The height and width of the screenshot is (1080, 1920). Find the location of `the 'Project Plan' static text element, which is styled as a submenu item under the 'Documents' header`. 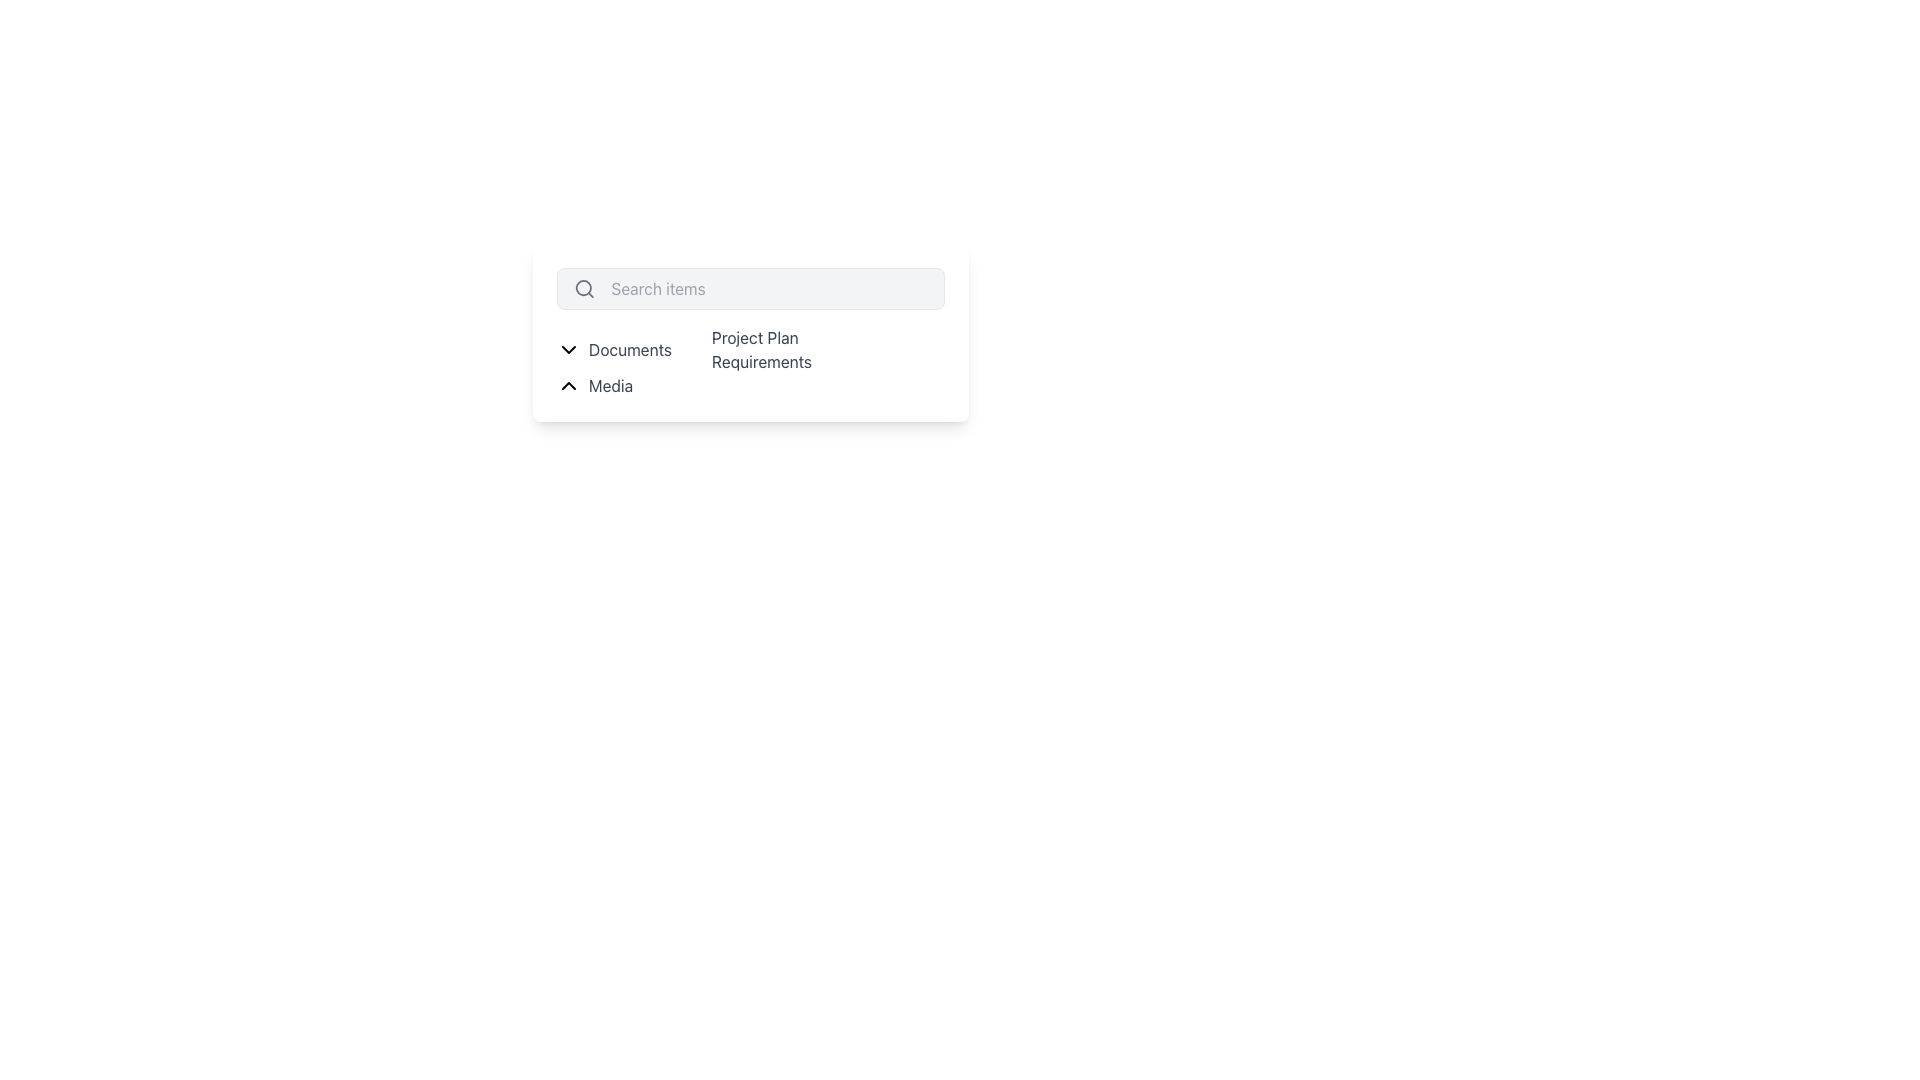

the 'Project Plan' static text element, which is styled as a submenu item under the 'Documents' header is located at coordinates (752, 337).